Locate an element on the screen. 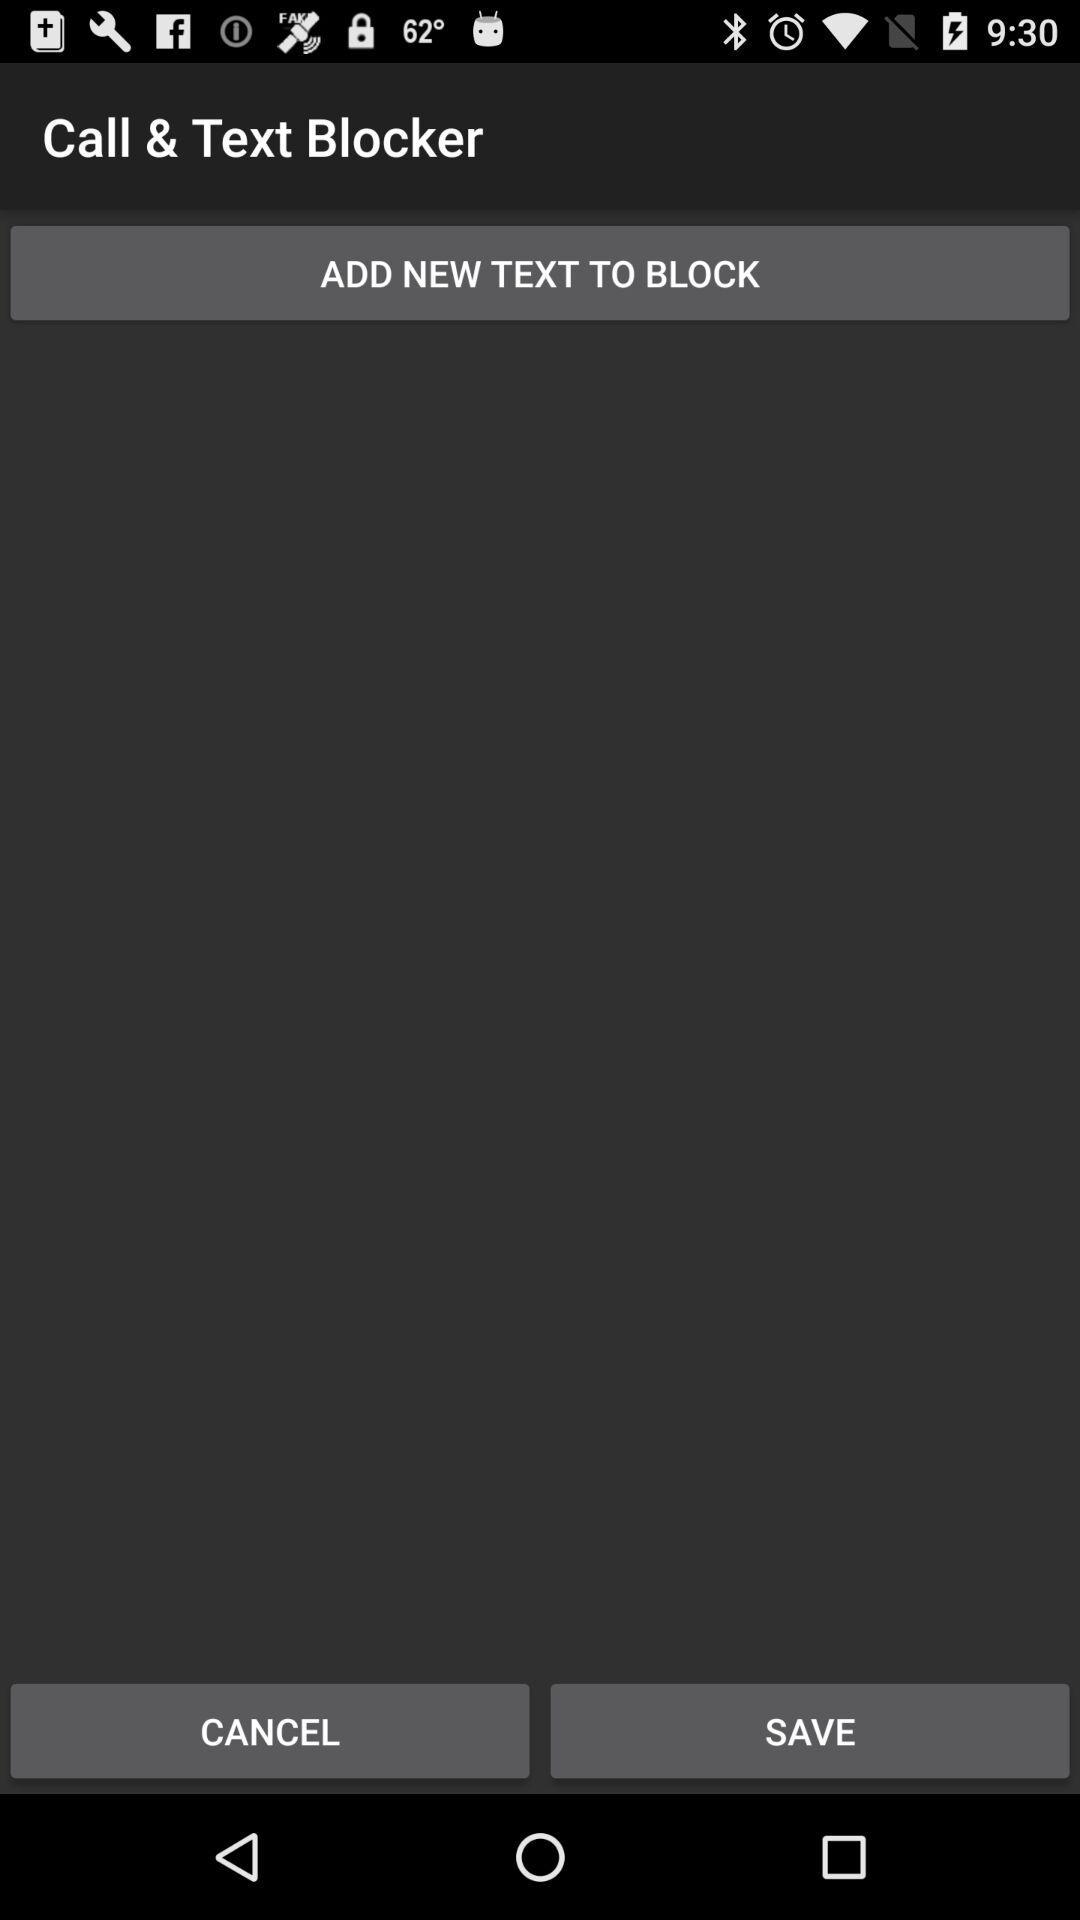 The width and height of the screenshot is (1080, 1920). add new text is located at coordinates (540, 272).